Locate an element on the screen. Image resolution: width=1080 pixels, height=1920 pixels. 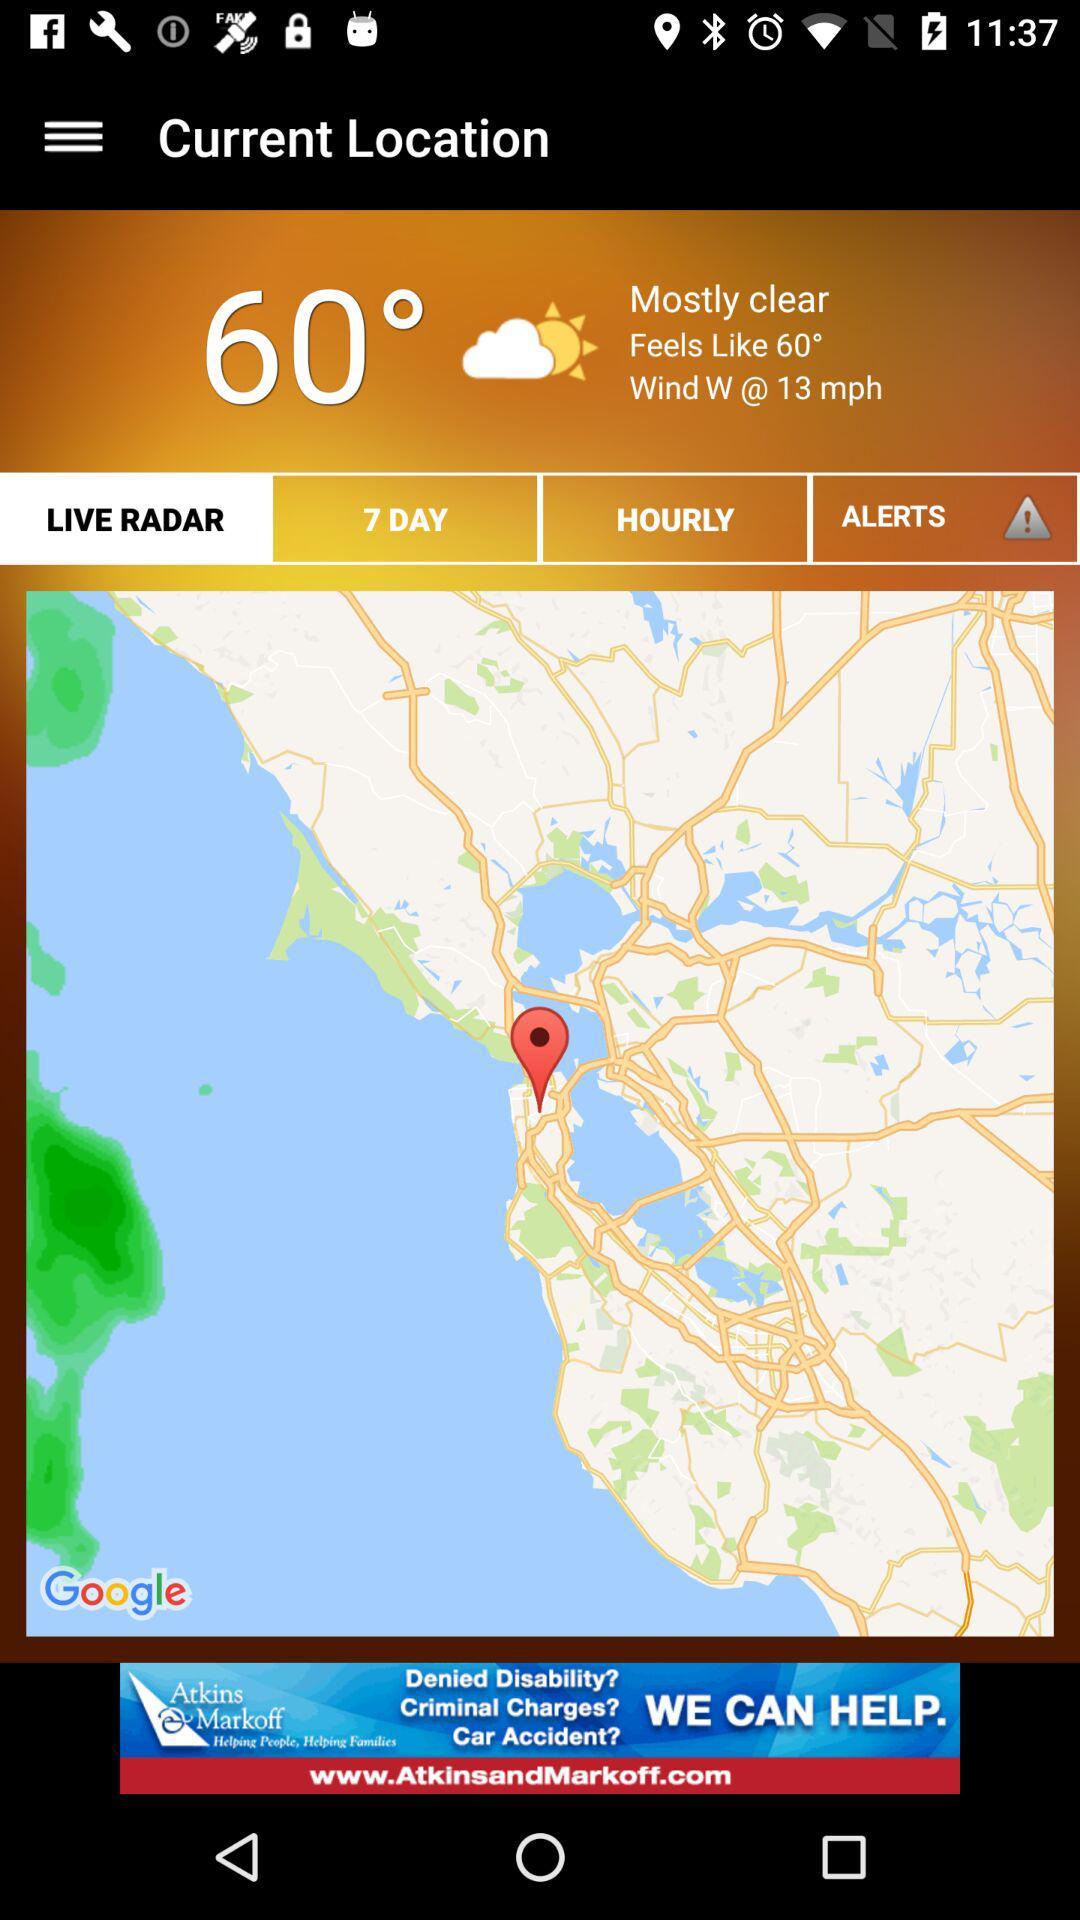
the menu icon is located at coordinates (72, 135).